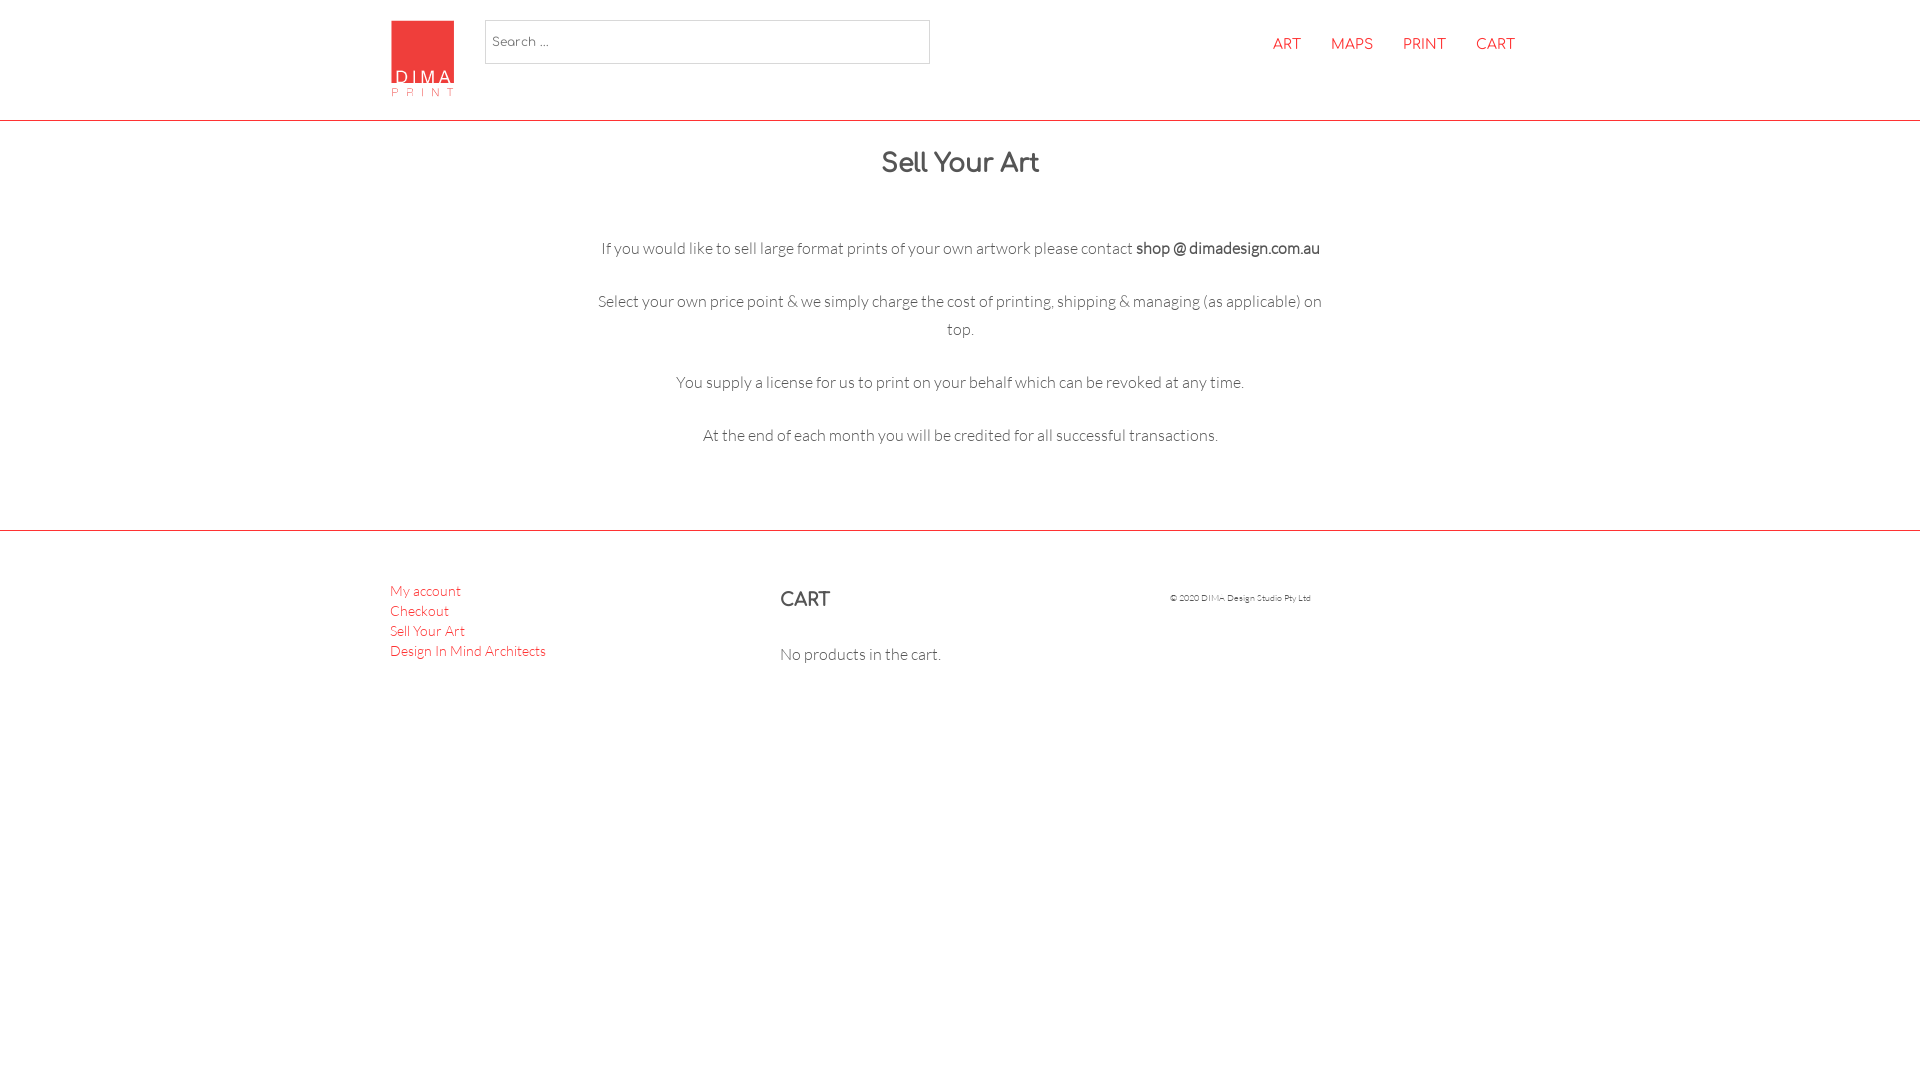 The height and width of the screenshot is (1080, 1920). Describe the element at coordinates (424, 589) in the screenshot. I see `'My account'` at that location.